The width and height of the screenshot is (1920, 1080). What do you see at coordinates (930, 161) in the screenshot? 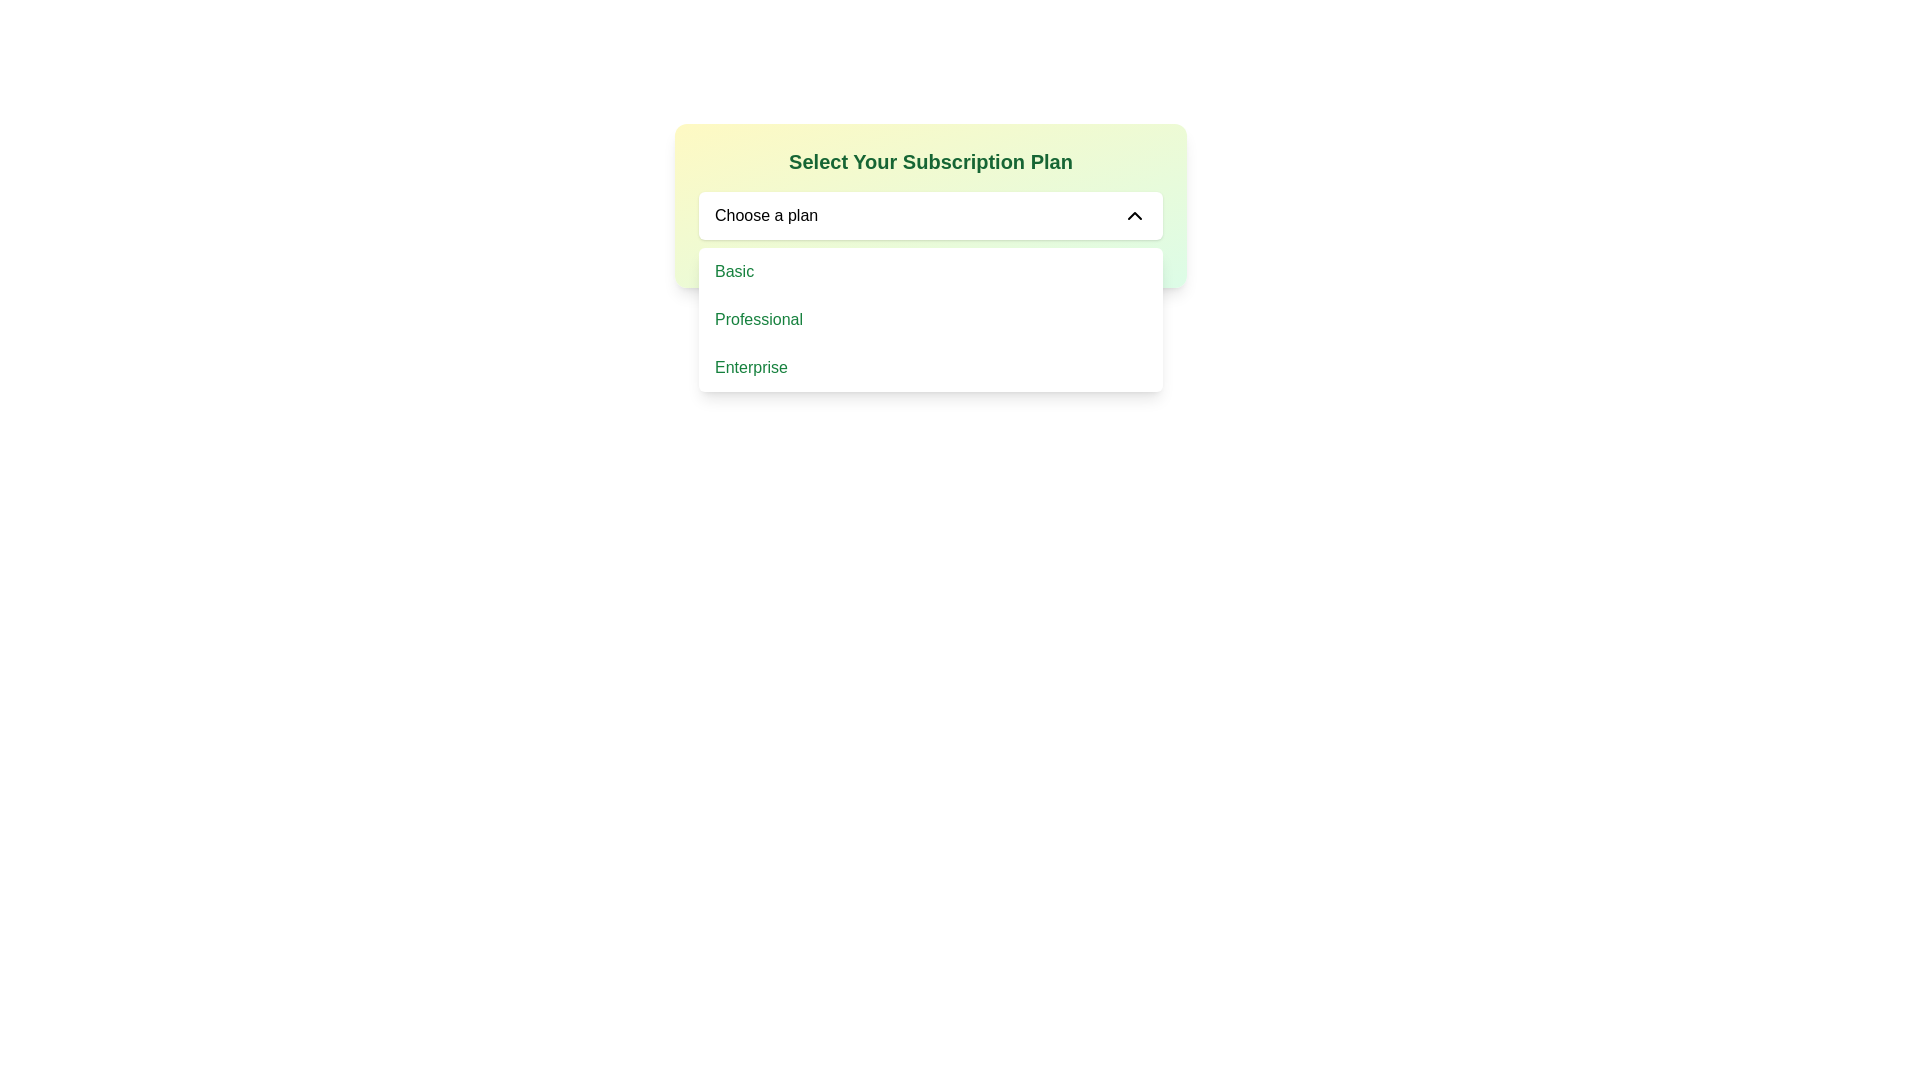
I see `the header text element that reads 'Select Your Subscription Plan', styled with a green font and positioned at the top of the card-like interface` at bounding box center [930, 161].